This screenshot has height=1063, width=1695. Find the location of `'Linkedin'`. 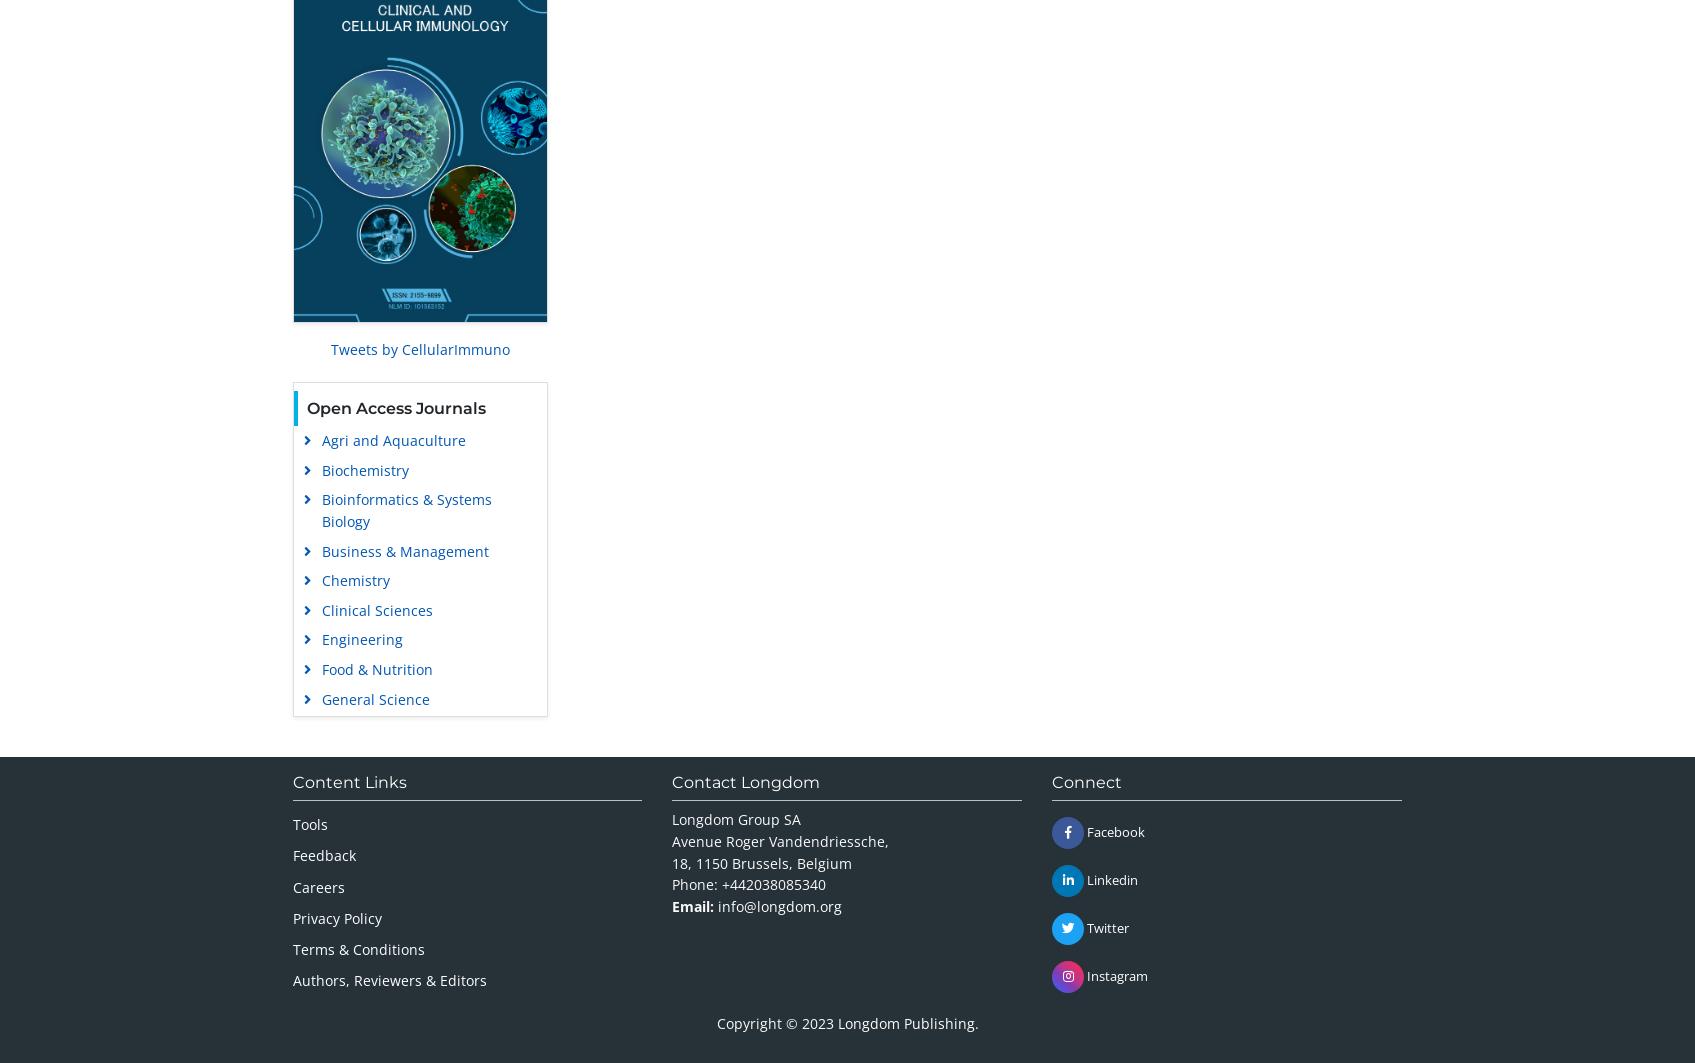

'Linkedin' is located at coordinates (1110, 878).